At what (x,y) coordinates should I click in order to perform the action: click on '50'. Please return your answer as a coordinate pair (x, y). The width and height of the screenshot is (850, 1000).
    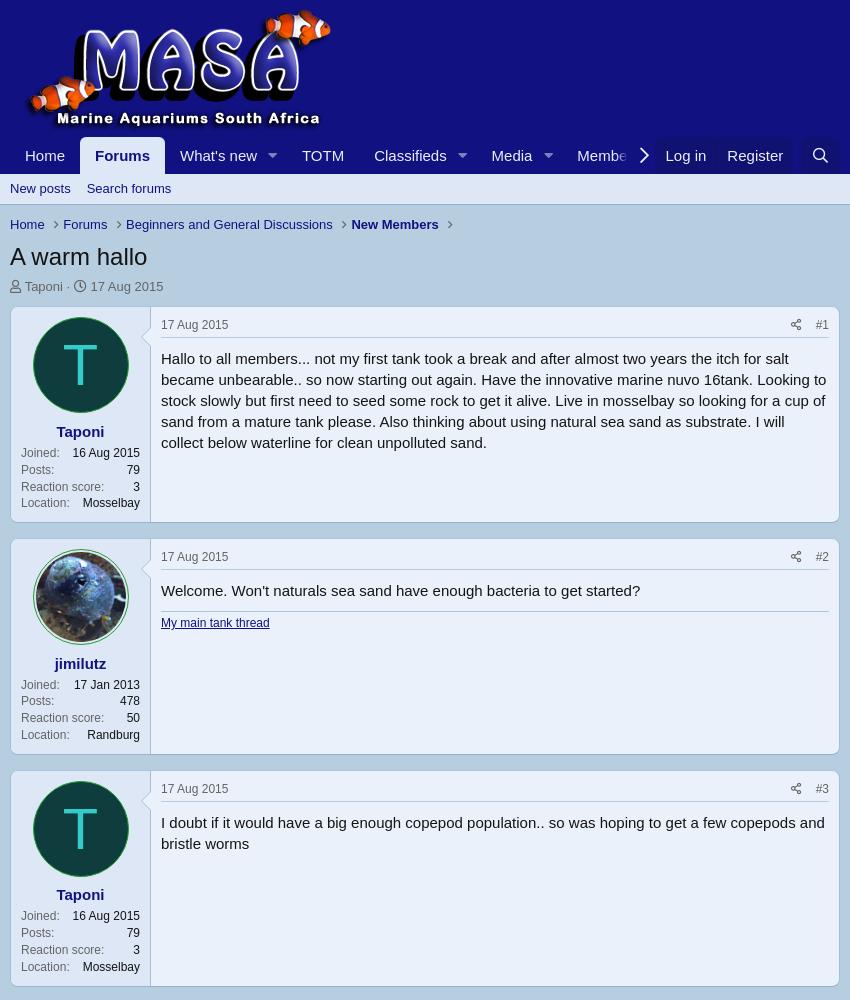
    Looking at the image, I should click on (133, 717).